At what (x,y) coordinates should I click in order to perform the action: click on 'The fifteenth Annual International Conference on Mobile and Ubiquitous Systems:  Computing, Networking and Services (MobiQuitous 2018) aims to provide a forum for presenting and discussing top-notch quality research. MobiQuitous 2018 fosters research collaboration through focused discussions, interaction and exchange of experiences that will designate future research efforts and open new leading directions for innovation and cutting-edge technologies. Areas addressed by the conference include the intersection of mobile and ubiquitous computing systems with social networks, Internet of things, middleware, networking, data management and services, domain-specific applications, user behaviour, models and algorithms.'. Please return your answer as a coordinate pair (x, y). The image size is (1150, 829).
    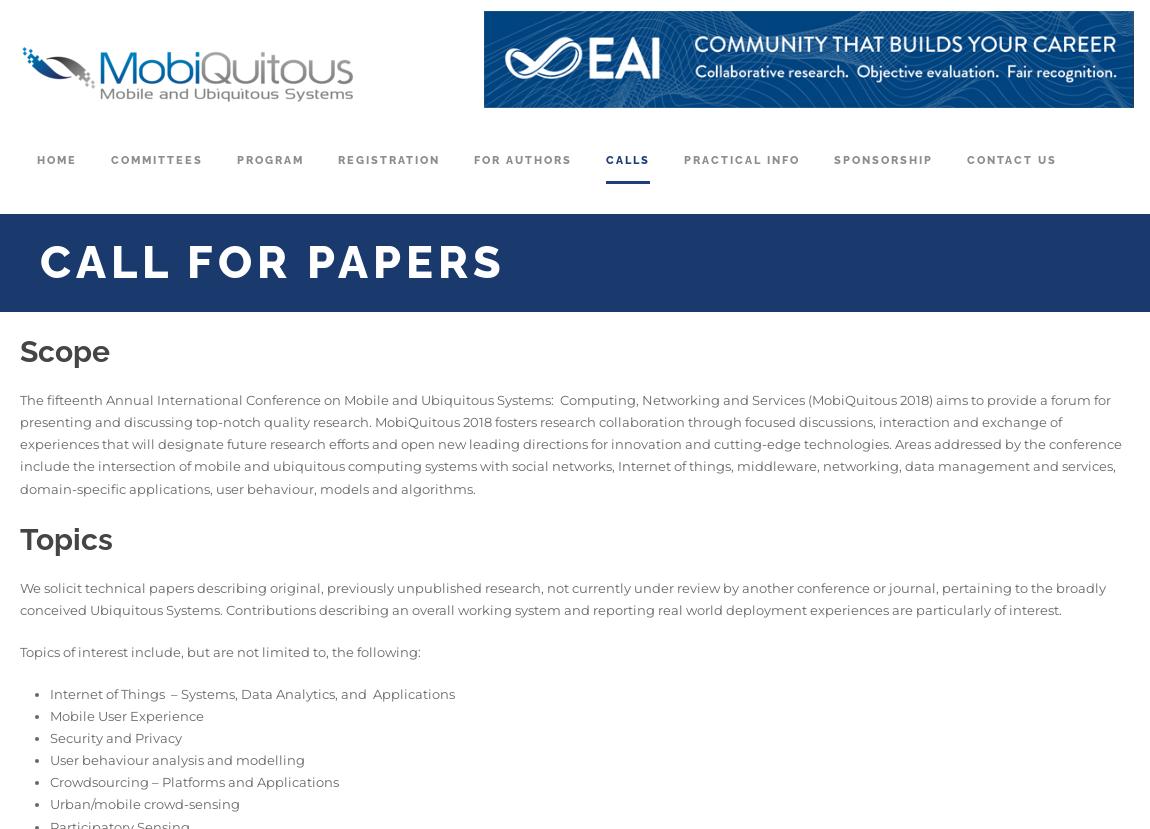
    Looking at the image, I should click on (570, 443).